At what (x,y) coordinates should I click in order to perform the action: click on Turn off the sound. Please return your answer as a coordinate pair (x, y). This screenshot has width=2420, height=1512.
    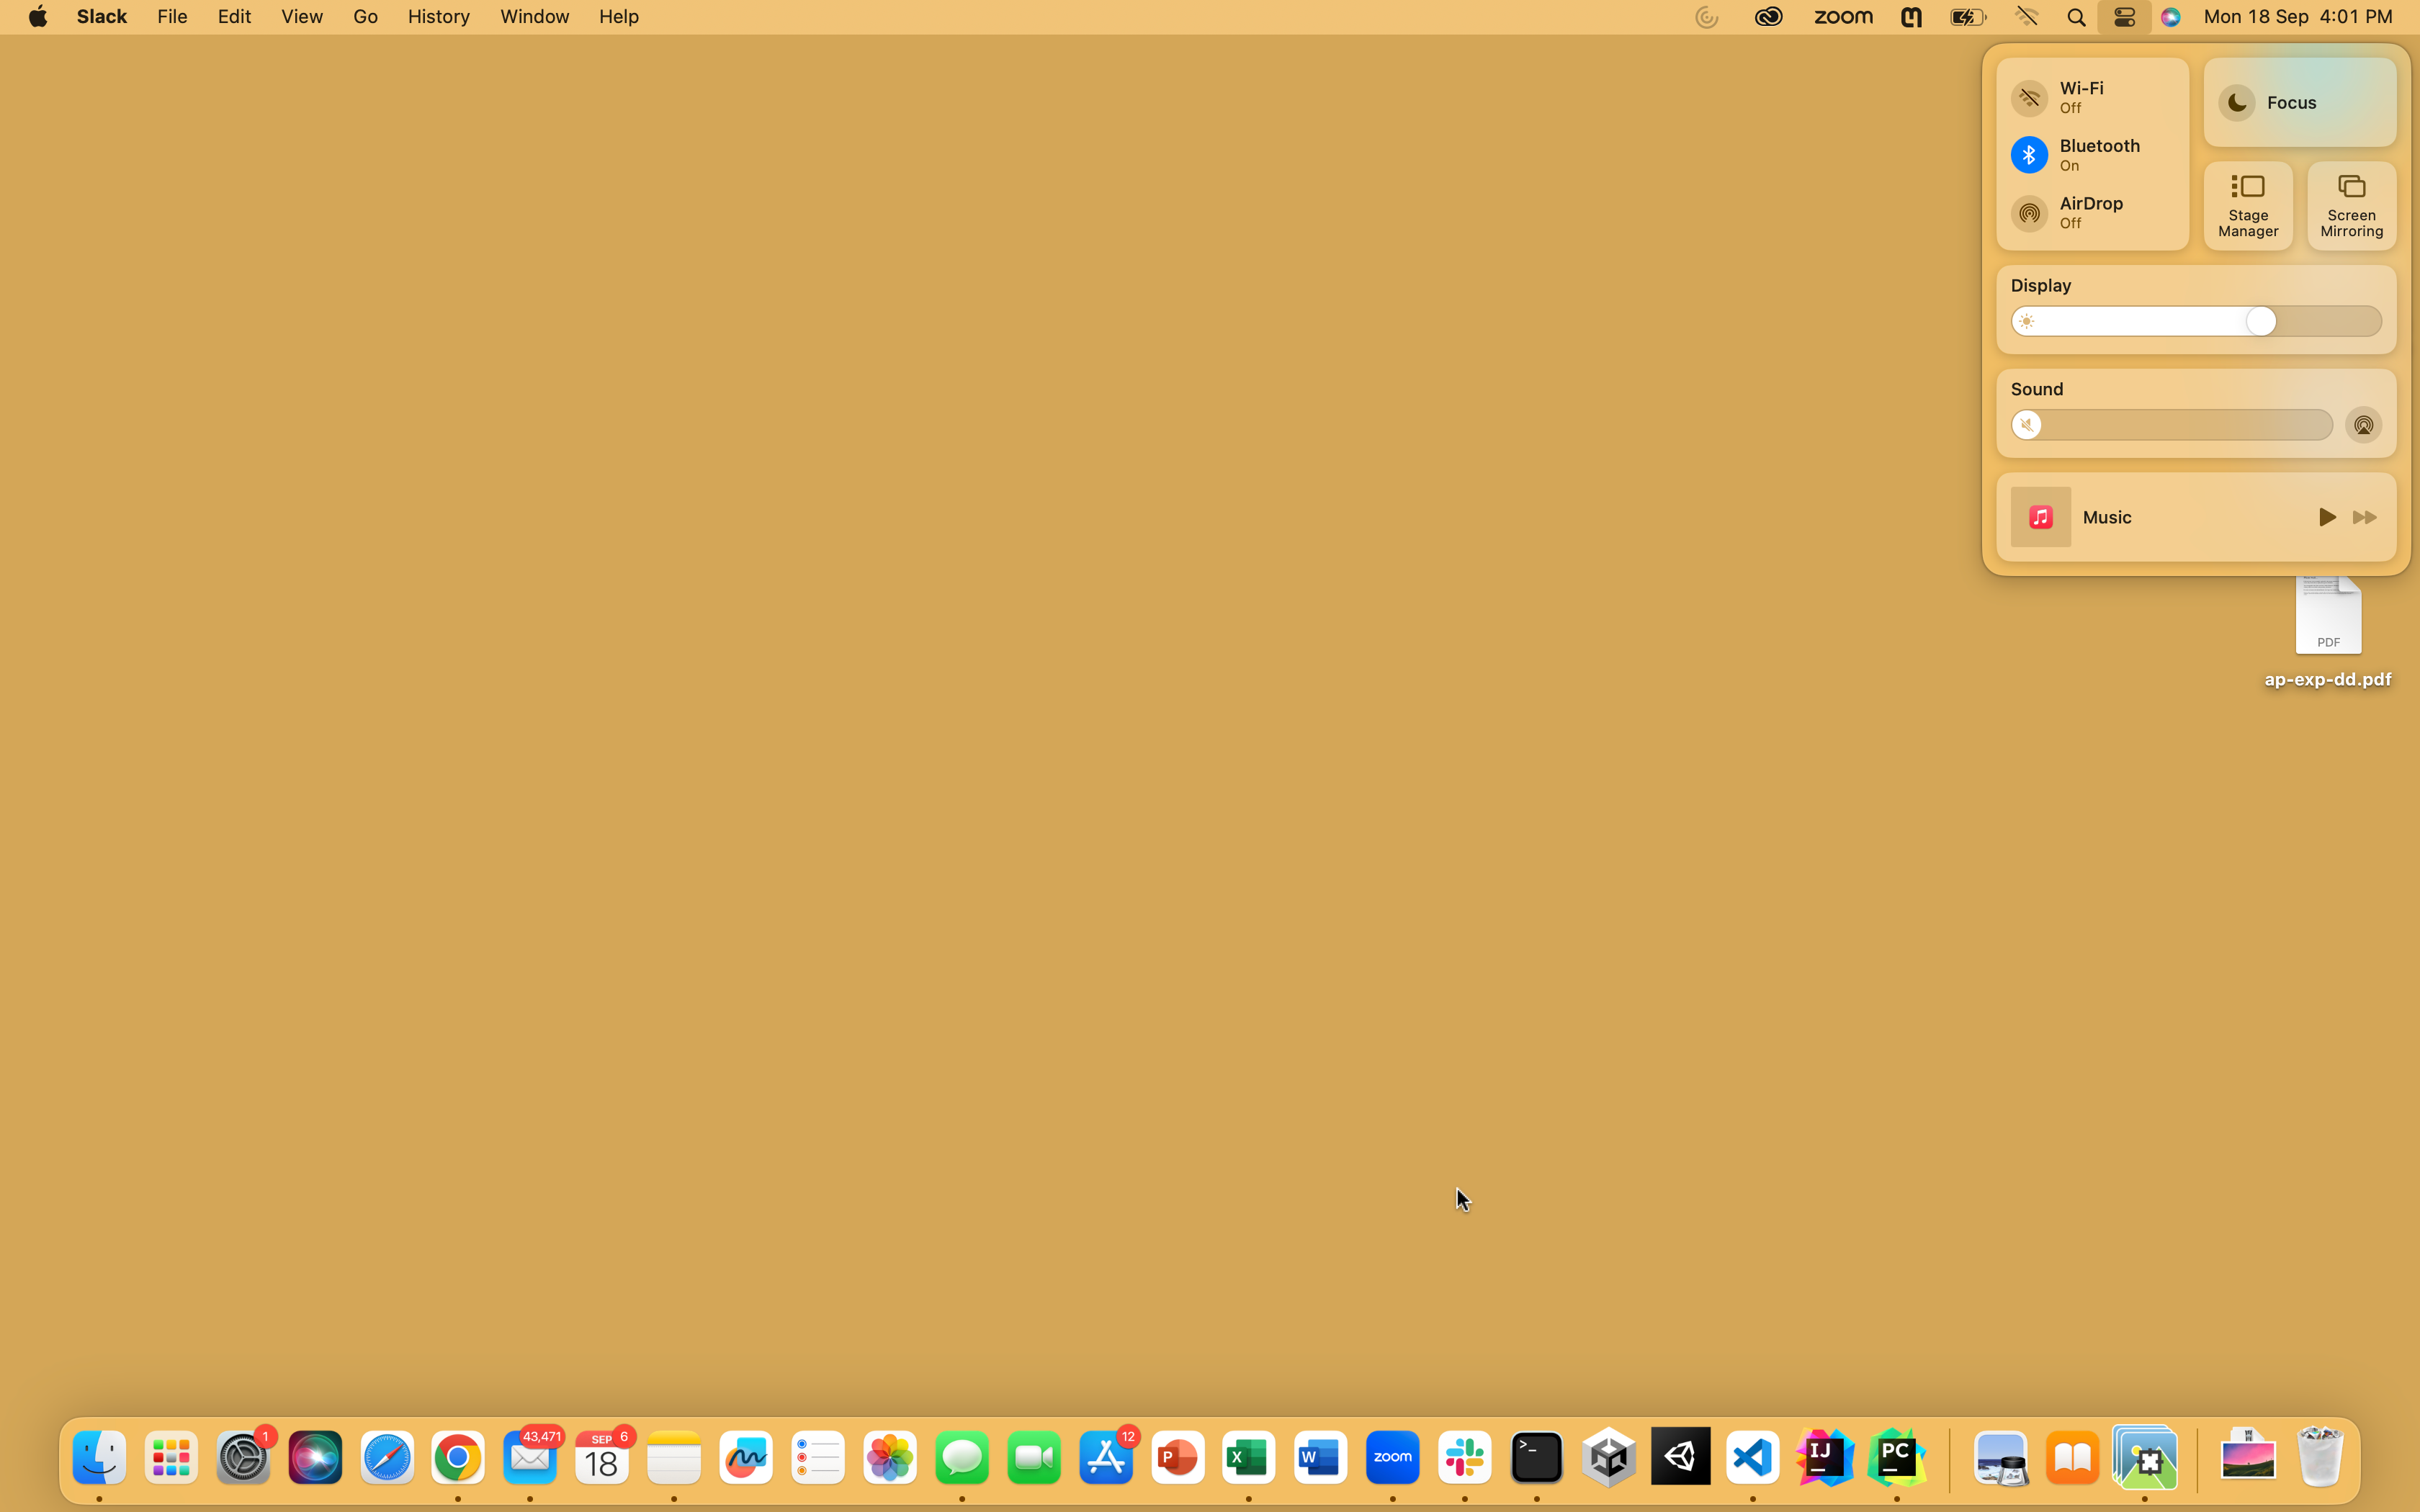
    Looking at the image, I should click on (2035, 423).